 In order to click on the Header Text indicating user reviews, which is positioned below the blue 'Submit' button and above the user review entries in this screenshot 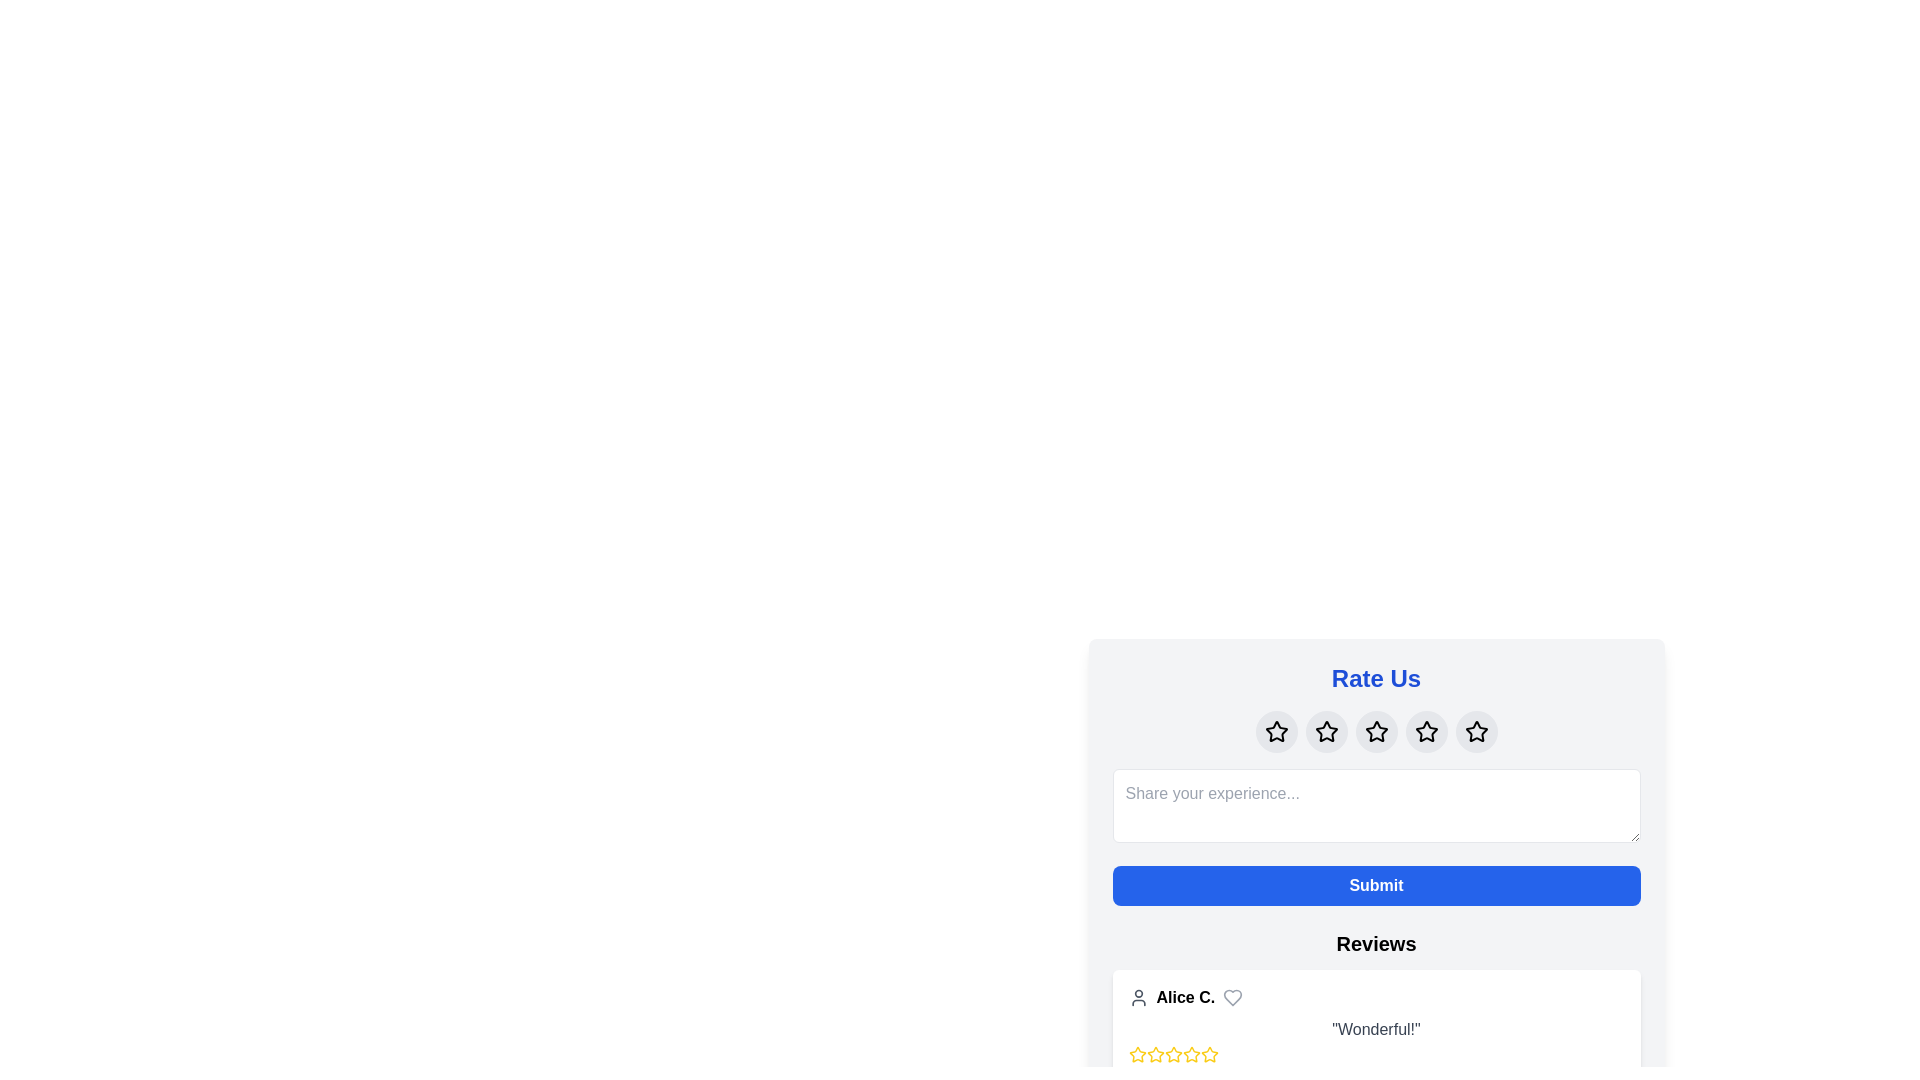, I will do `click(1375, 944)`.